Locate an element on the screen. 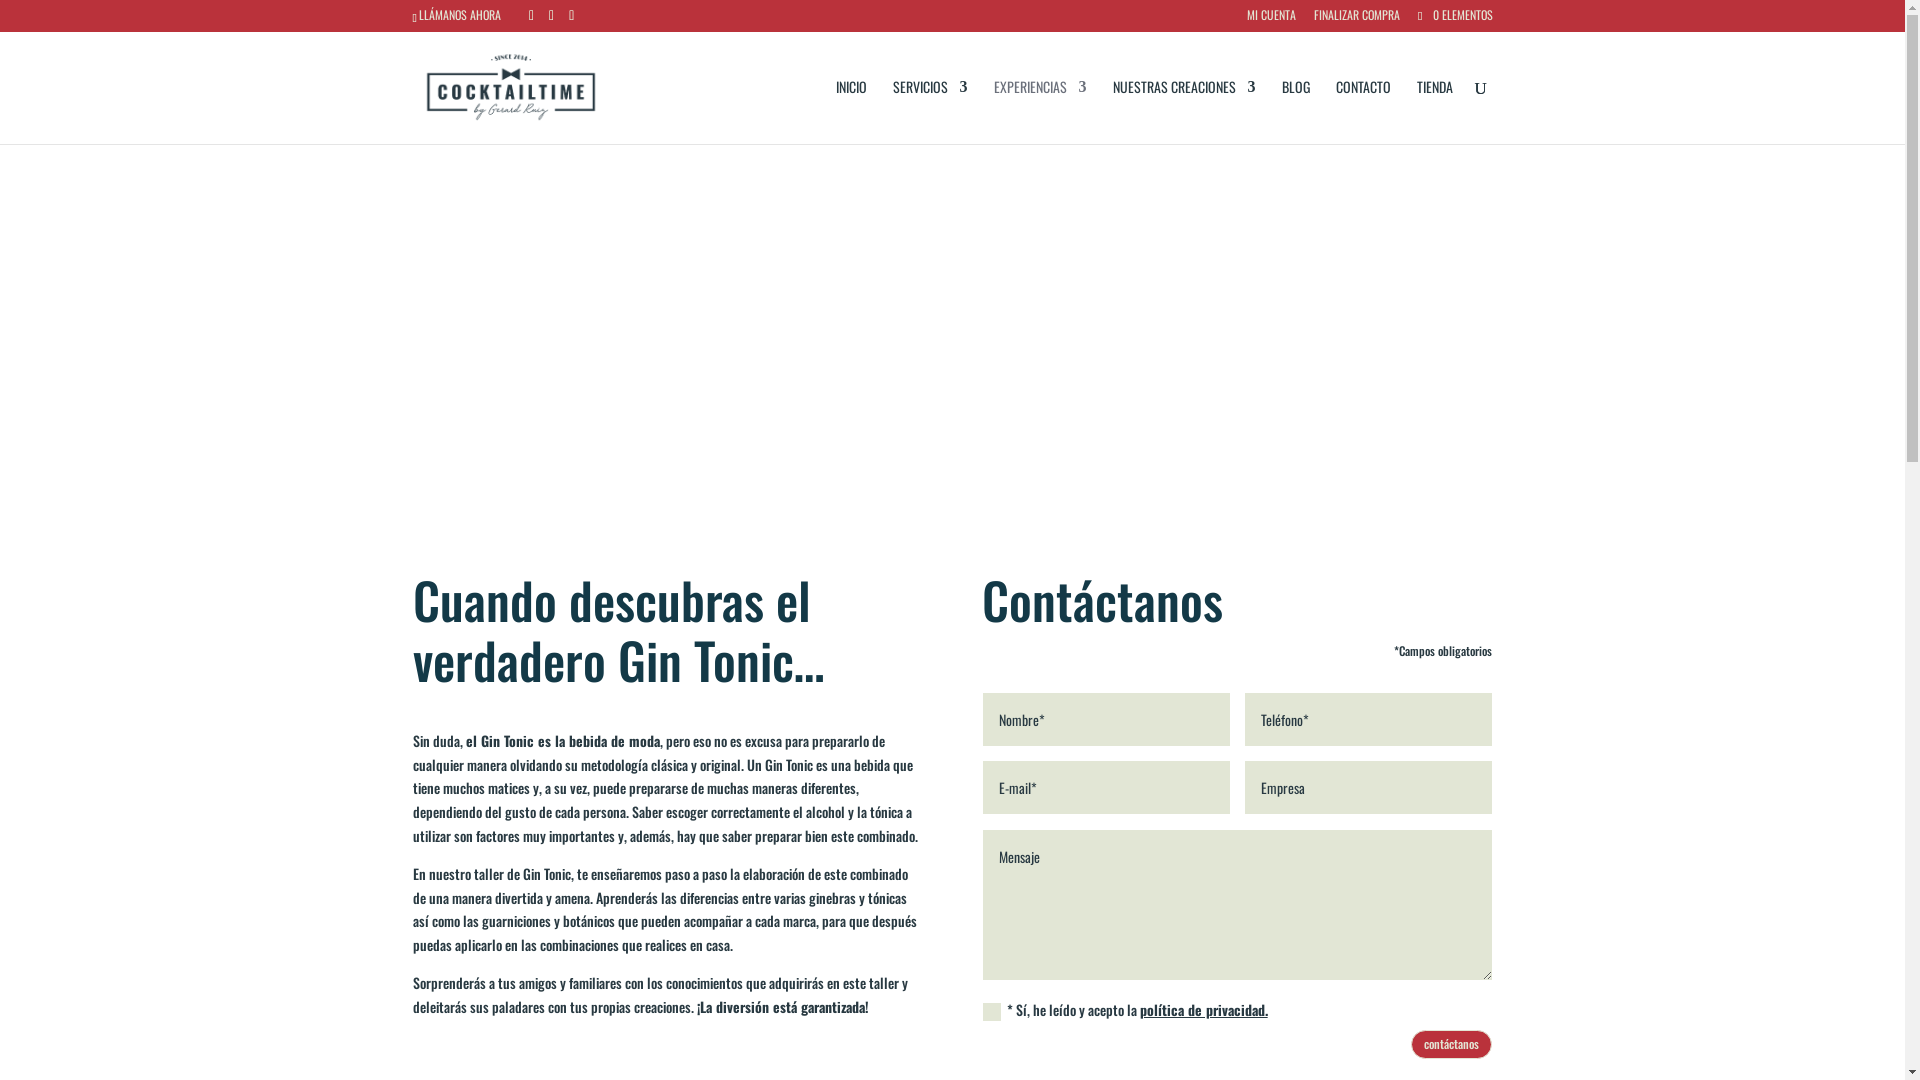  '0 ELEMENTOS' is located at coordinates (1414, 14).